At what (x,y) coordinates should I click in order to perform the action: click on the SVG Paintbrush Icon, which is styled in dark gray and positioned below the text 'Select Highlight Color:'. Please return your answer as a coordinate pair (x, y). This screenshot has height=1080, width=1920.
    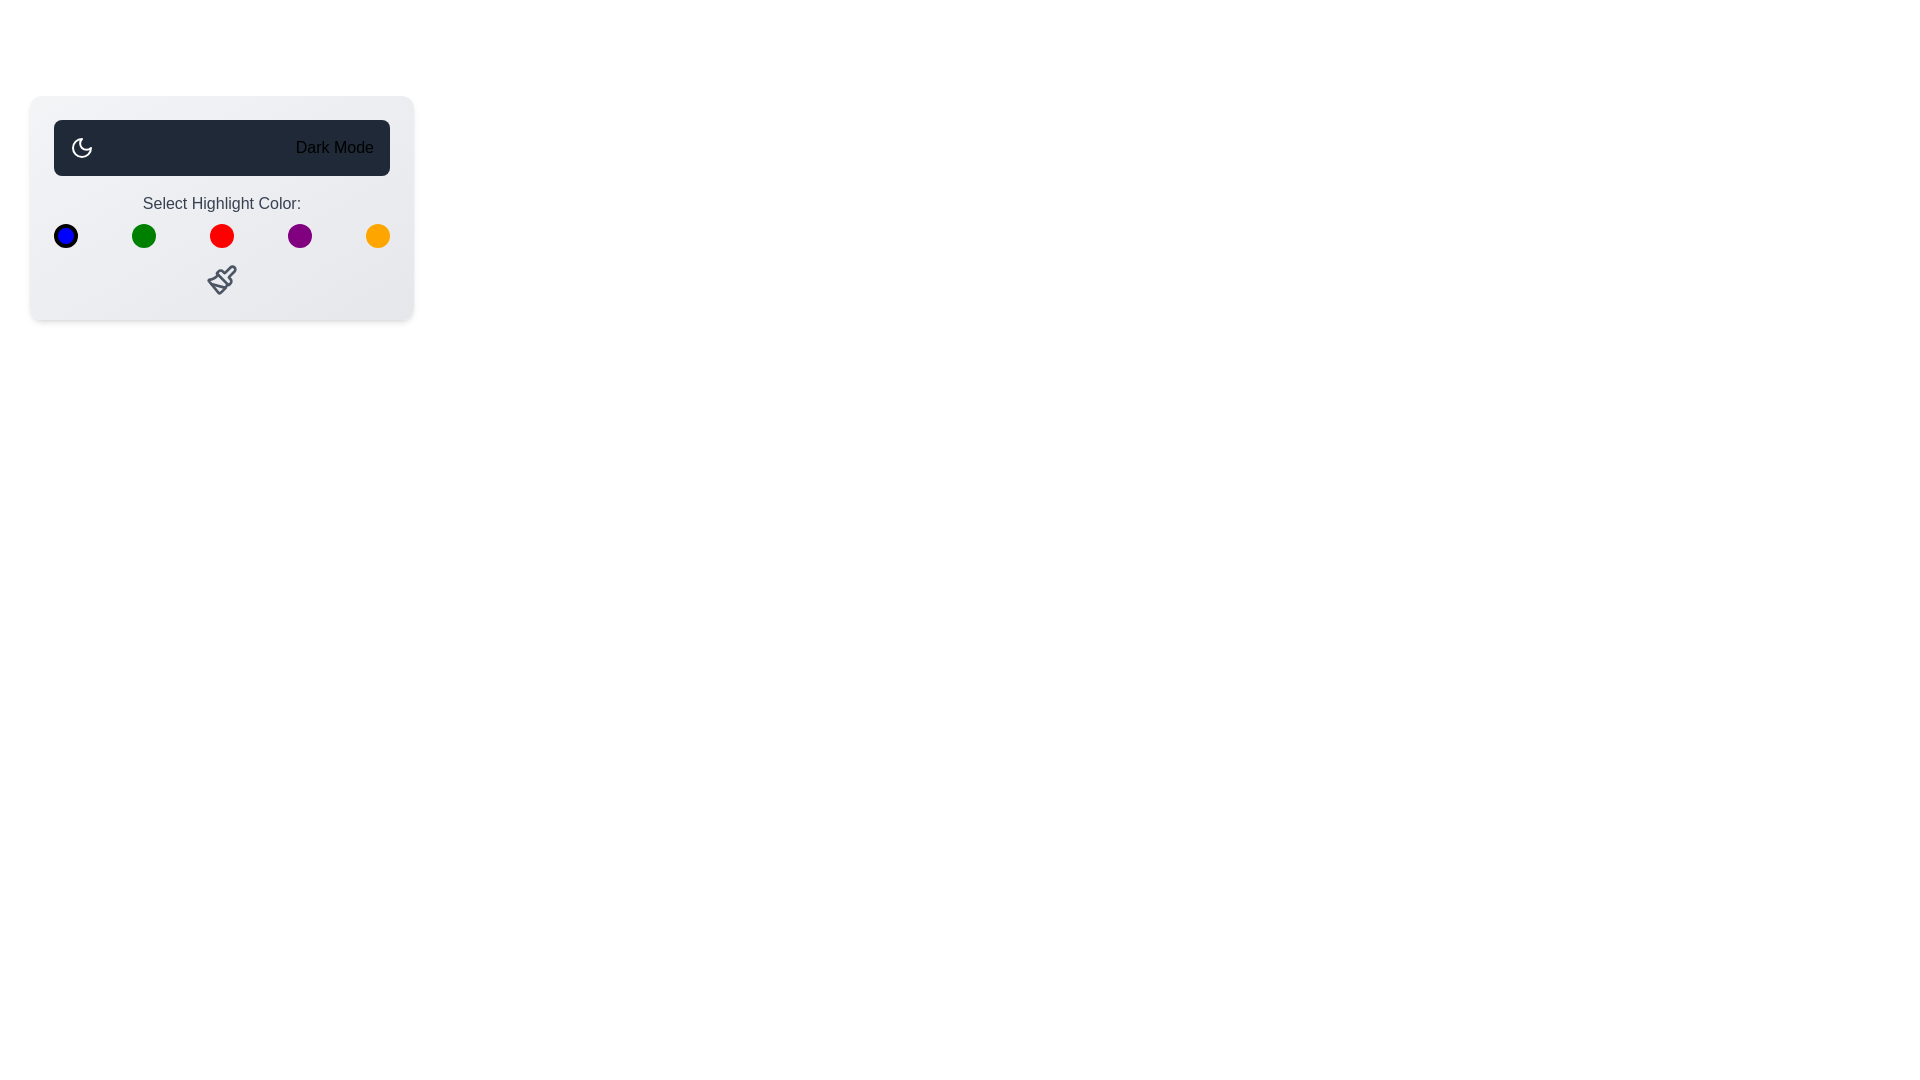
    Looking at the image, I should click on (221, 280).